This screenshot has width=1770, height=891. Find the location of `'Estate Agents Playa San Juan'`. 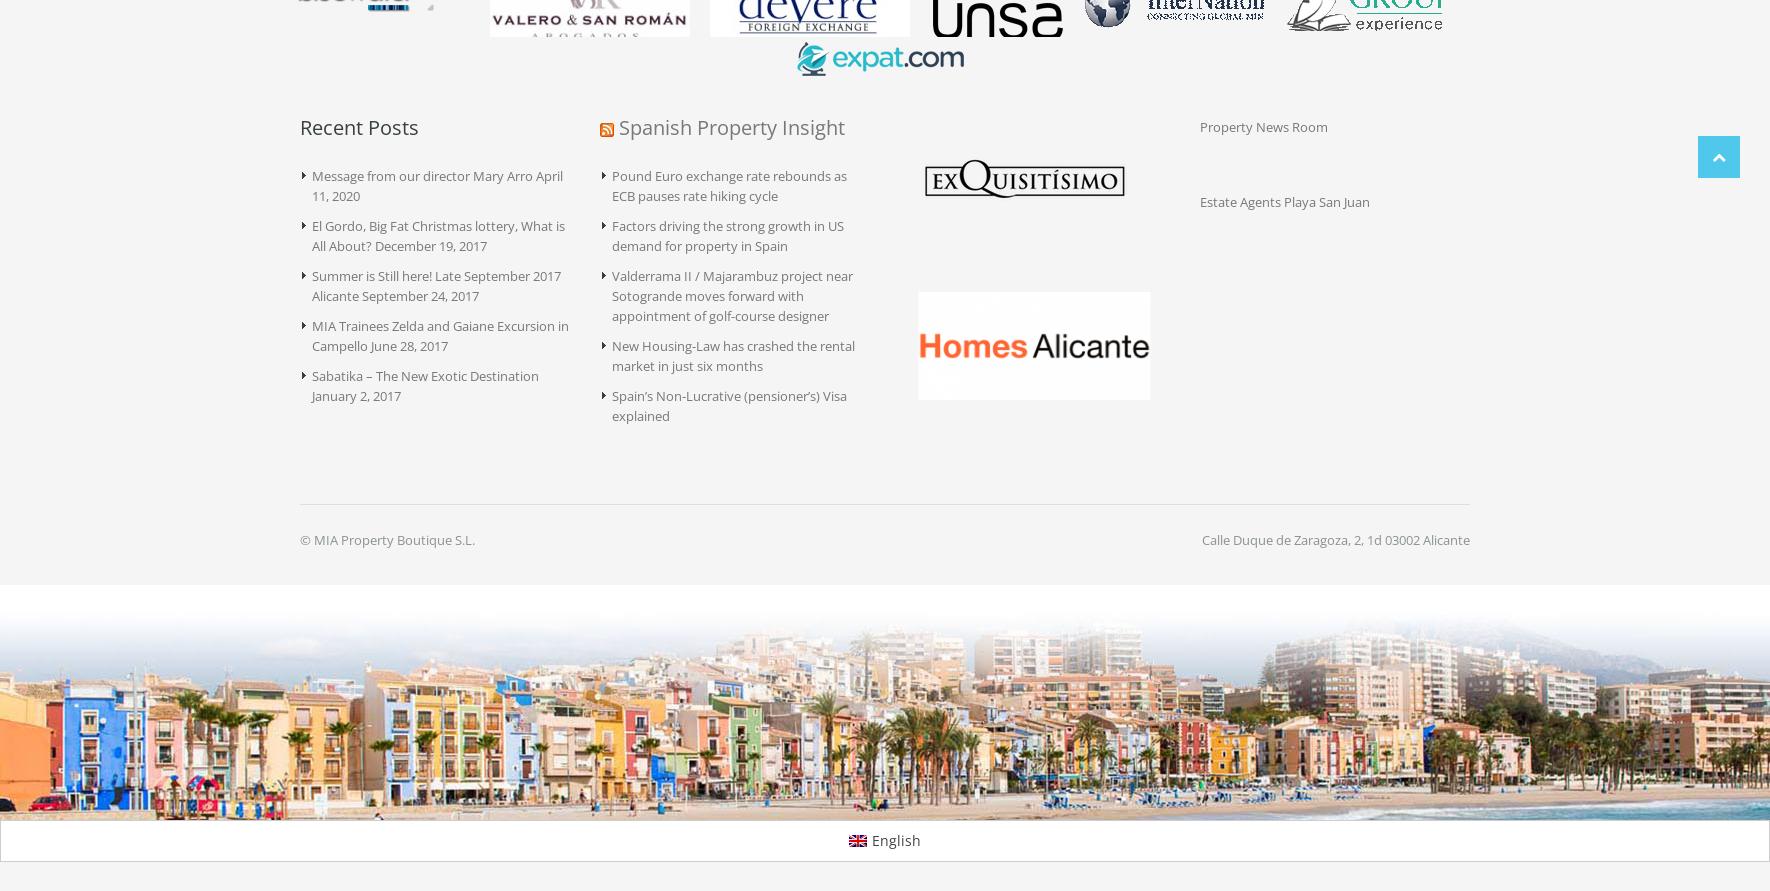

'Estate Agents Playa San Juan' is located at coordinates (1284, 201).